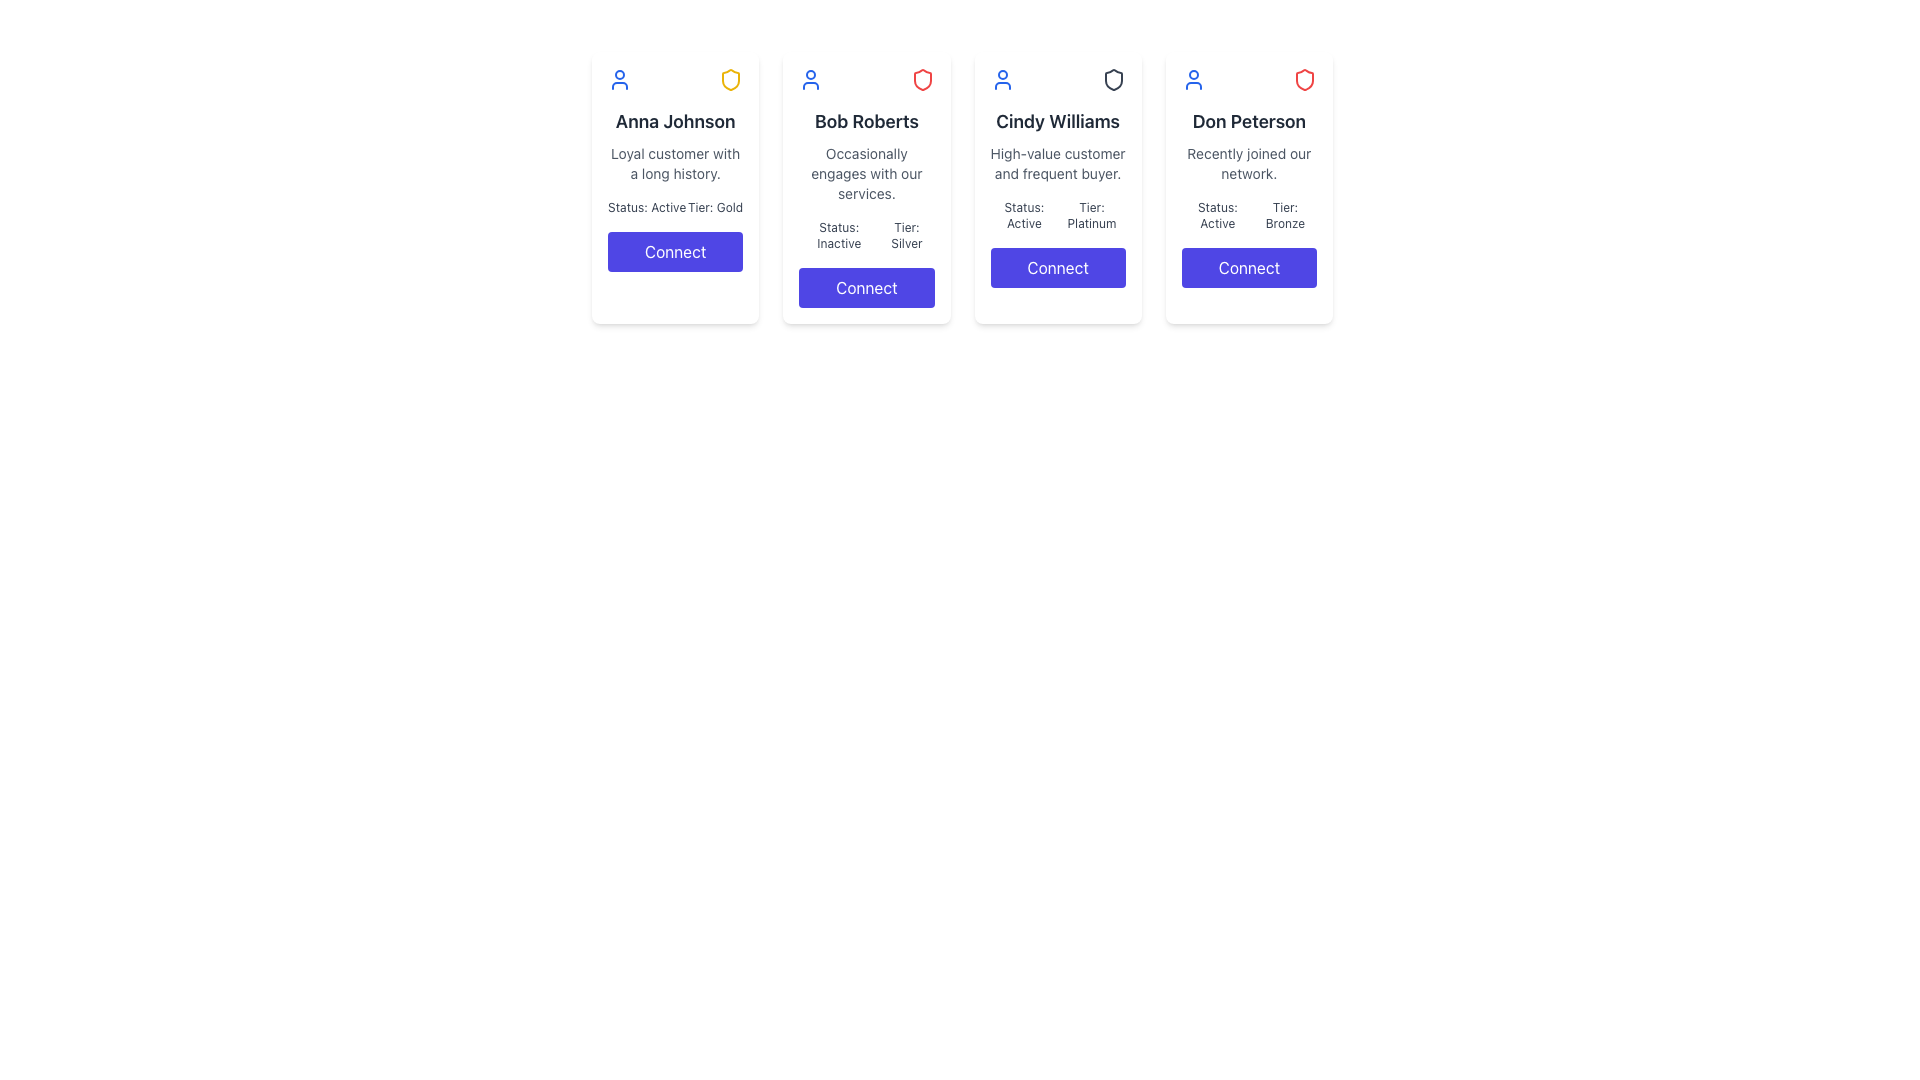 This screenshot has width=1920, height=1080. Describe the element at coordinates (1193, 79) in the screenshot. I see `the user icon which is a blue human figure outline located at the top-left corner of the card displaying user details for 'Don Peterson'` at that location.